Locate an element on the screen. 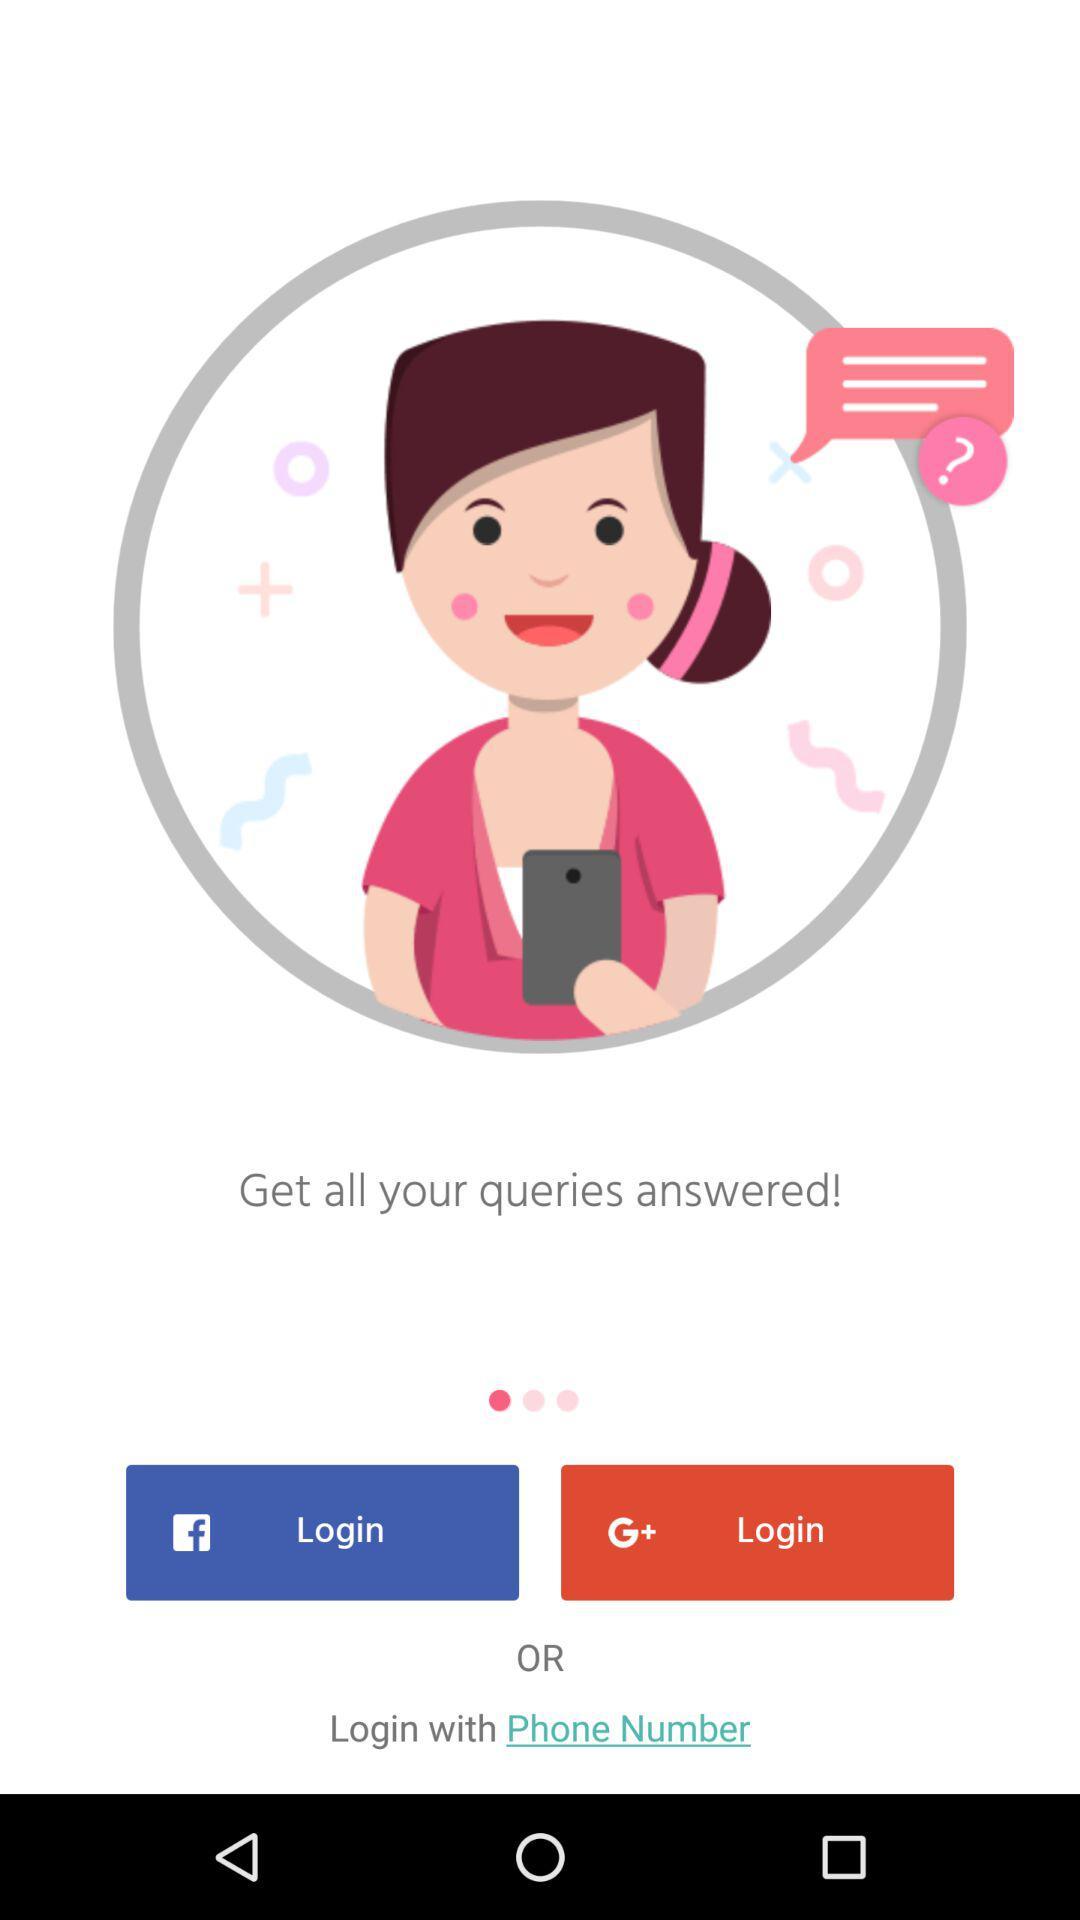 The width and height of the screenshot is (1080, 1920). the login button is located at coordinates (321, 1531).